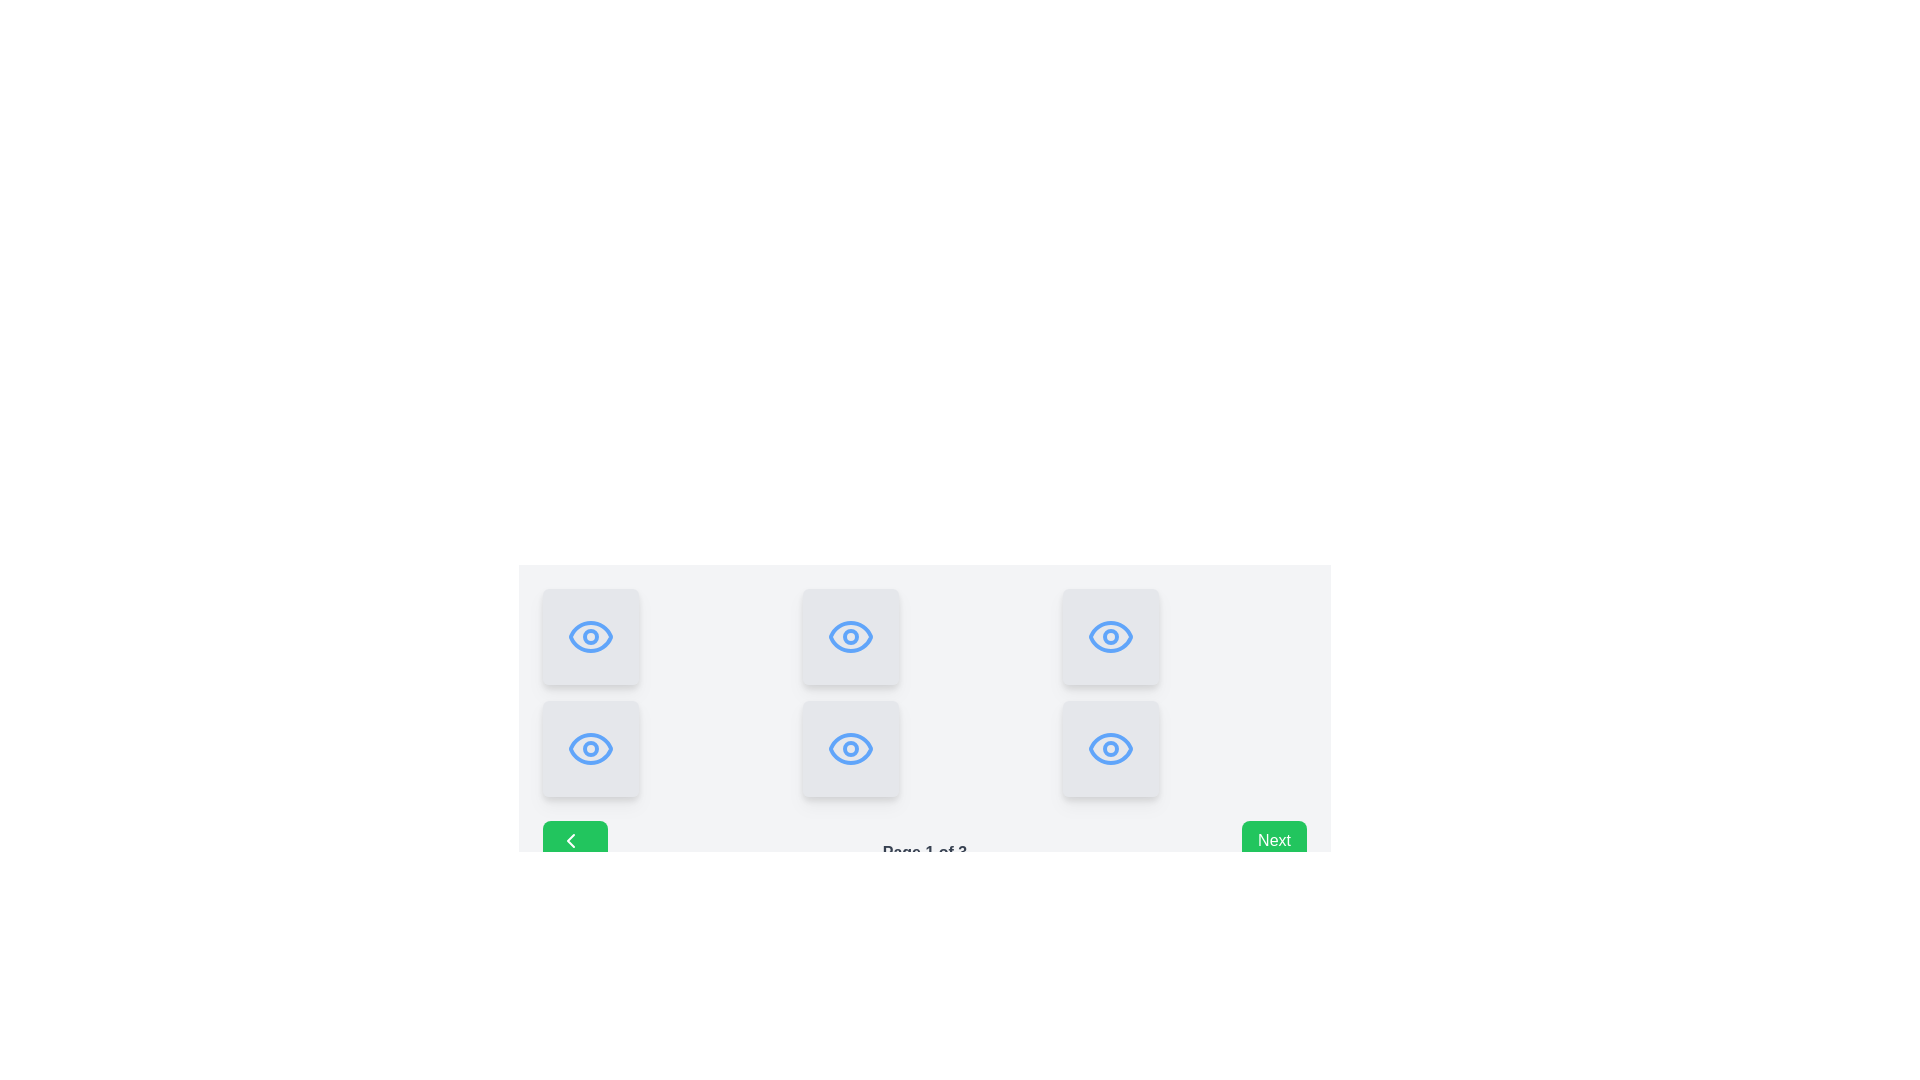 This screenshot has width=1920, height=1080. What do you see at coordinates (850, 748) in the screenshot?
I see `the SVG Circle element inside the eye icon located in the middle row, middle column of a 3x2 grid` at bounding box center [850, 748].